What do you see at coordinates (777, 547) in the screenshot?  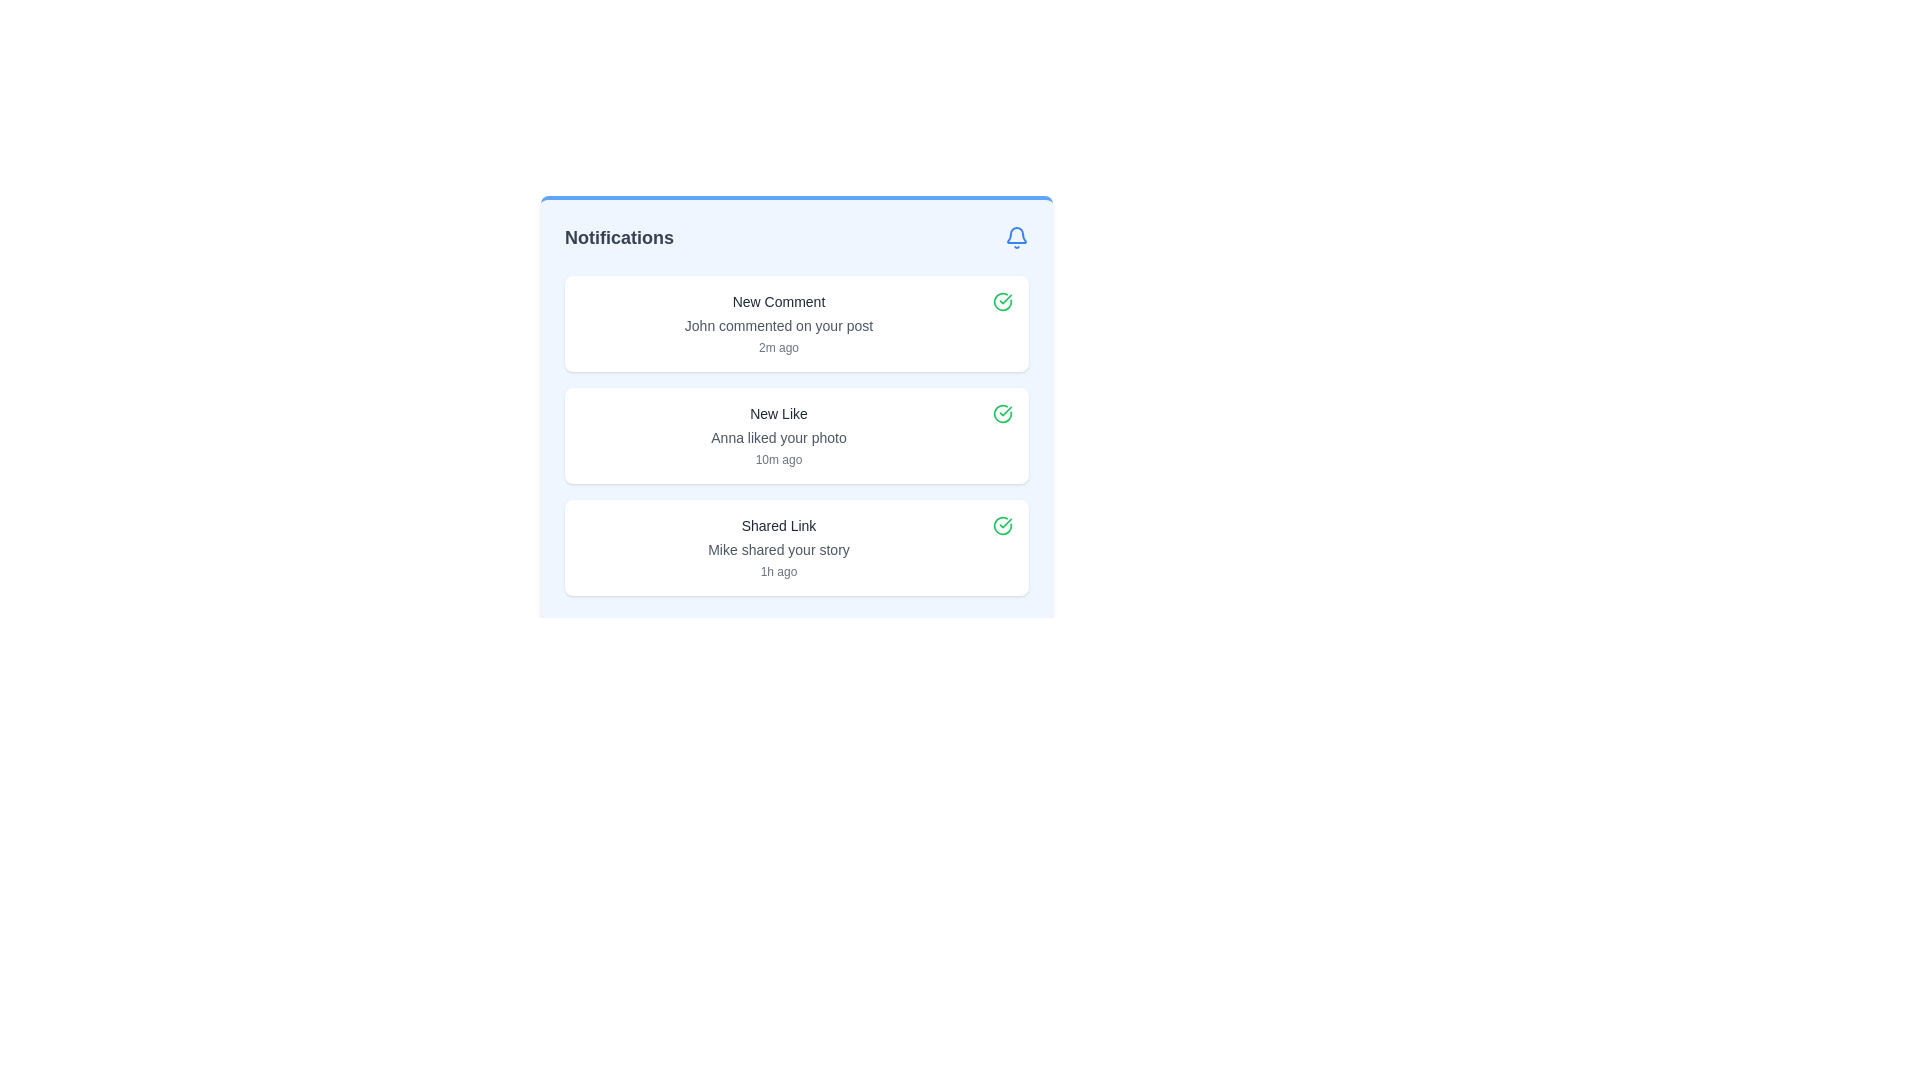 I see `the notification item titled 'Shared Link'` at bounding box center [777, 547].